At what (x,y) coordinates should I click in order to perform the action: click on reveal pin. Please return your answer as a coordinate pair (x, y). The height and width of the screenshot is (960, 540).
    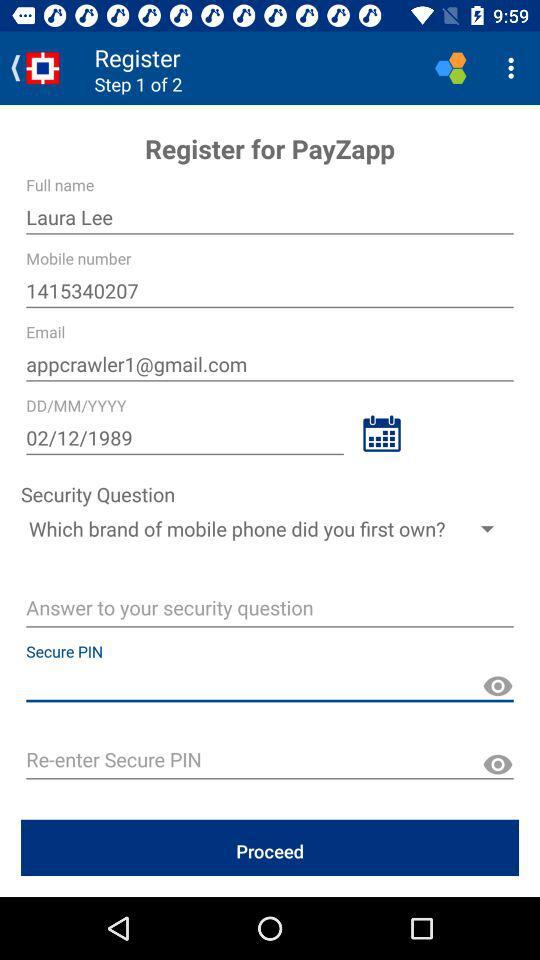
    Looking at the image, I should click on (496, 764).